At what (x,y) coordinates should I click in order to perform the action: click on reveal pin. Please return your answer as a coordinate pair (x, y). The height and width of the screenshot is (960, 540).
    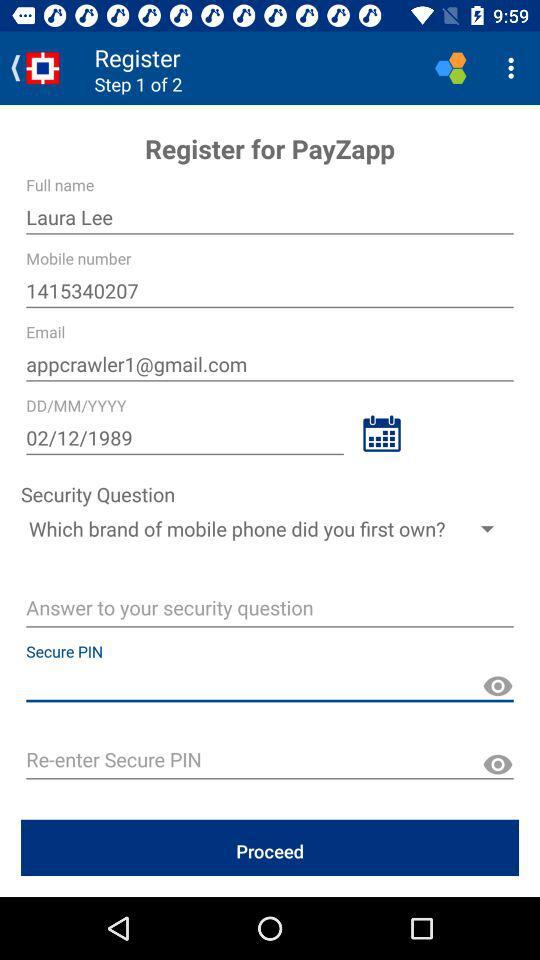
    Looking at the image, I should click on (496, 764).